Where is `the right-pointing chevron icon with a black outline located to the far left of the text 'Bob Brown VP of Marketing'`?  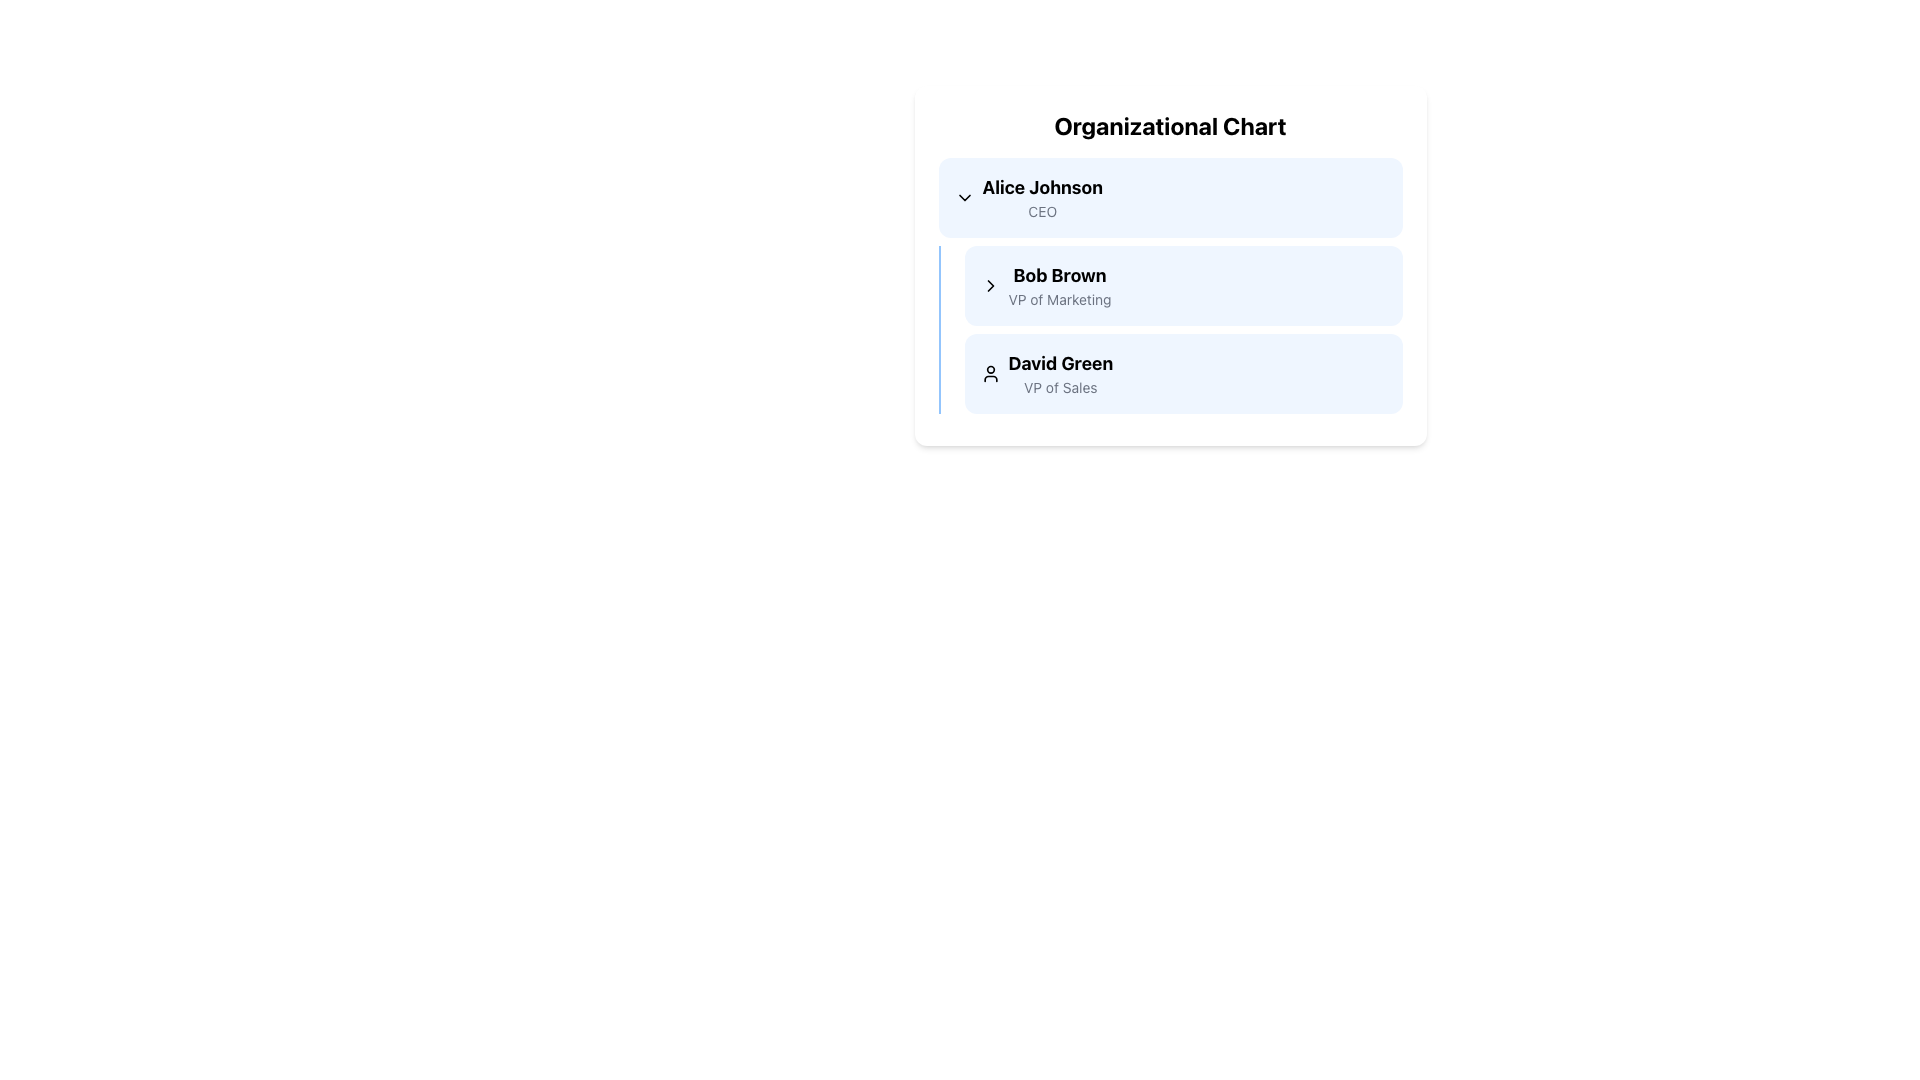 the right-pointing chevron icon with a black outline located to the far left of the text 'Bob Brown VP of Marketing' is located at coordinates (990, 285).